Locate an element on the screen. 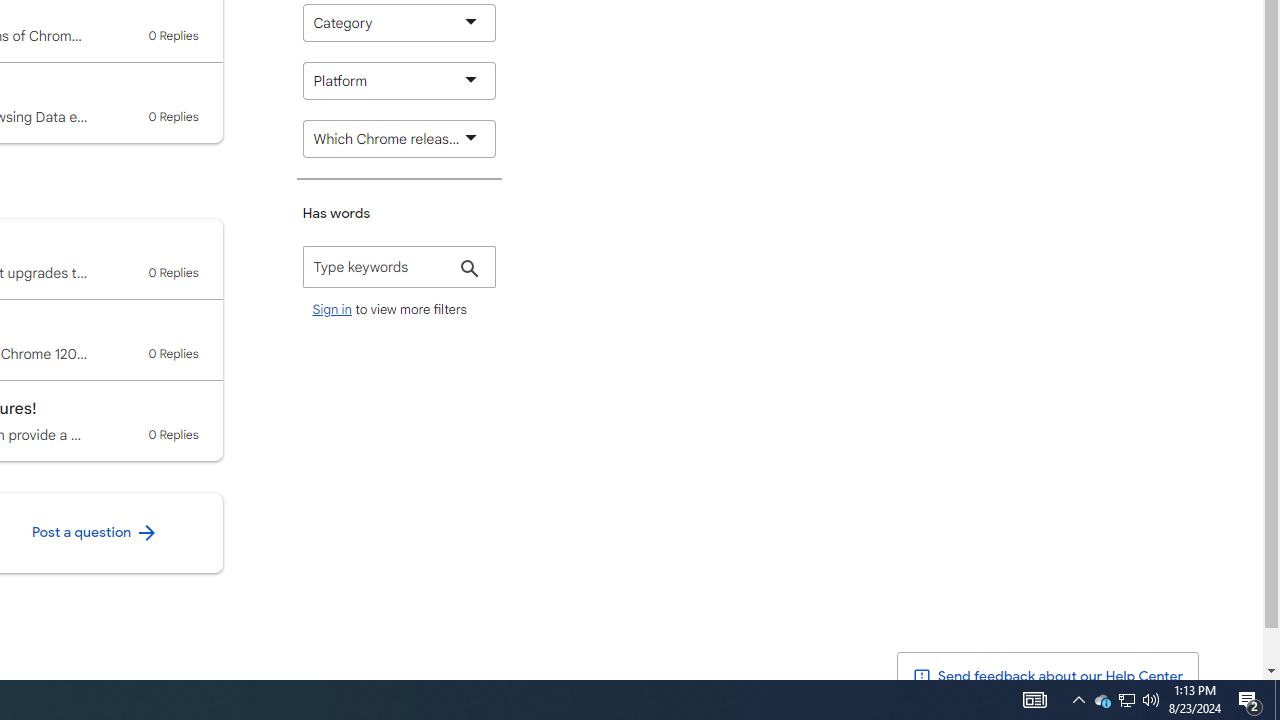 This screenshot has height=720, width=1280. 'Category' is located at coordinates (399, 23).